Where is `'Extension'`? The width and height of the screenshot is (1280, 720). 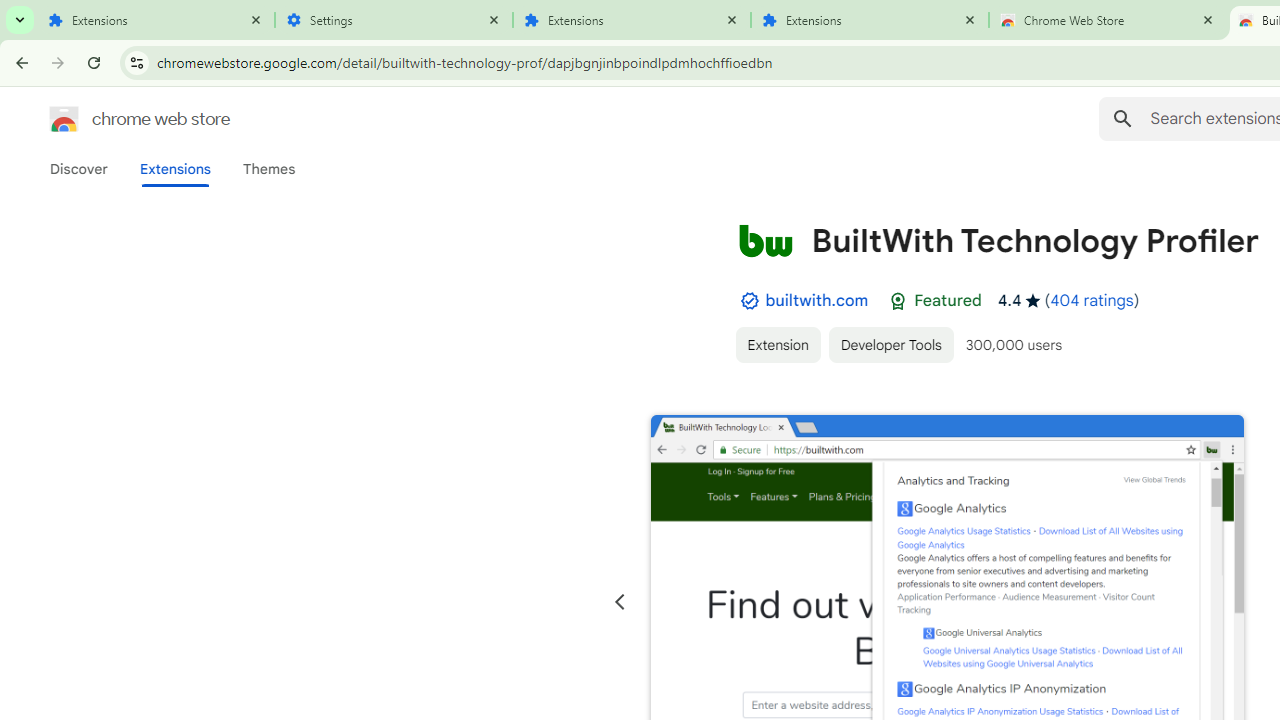
'Extension' is located at coordinates (776, 343).